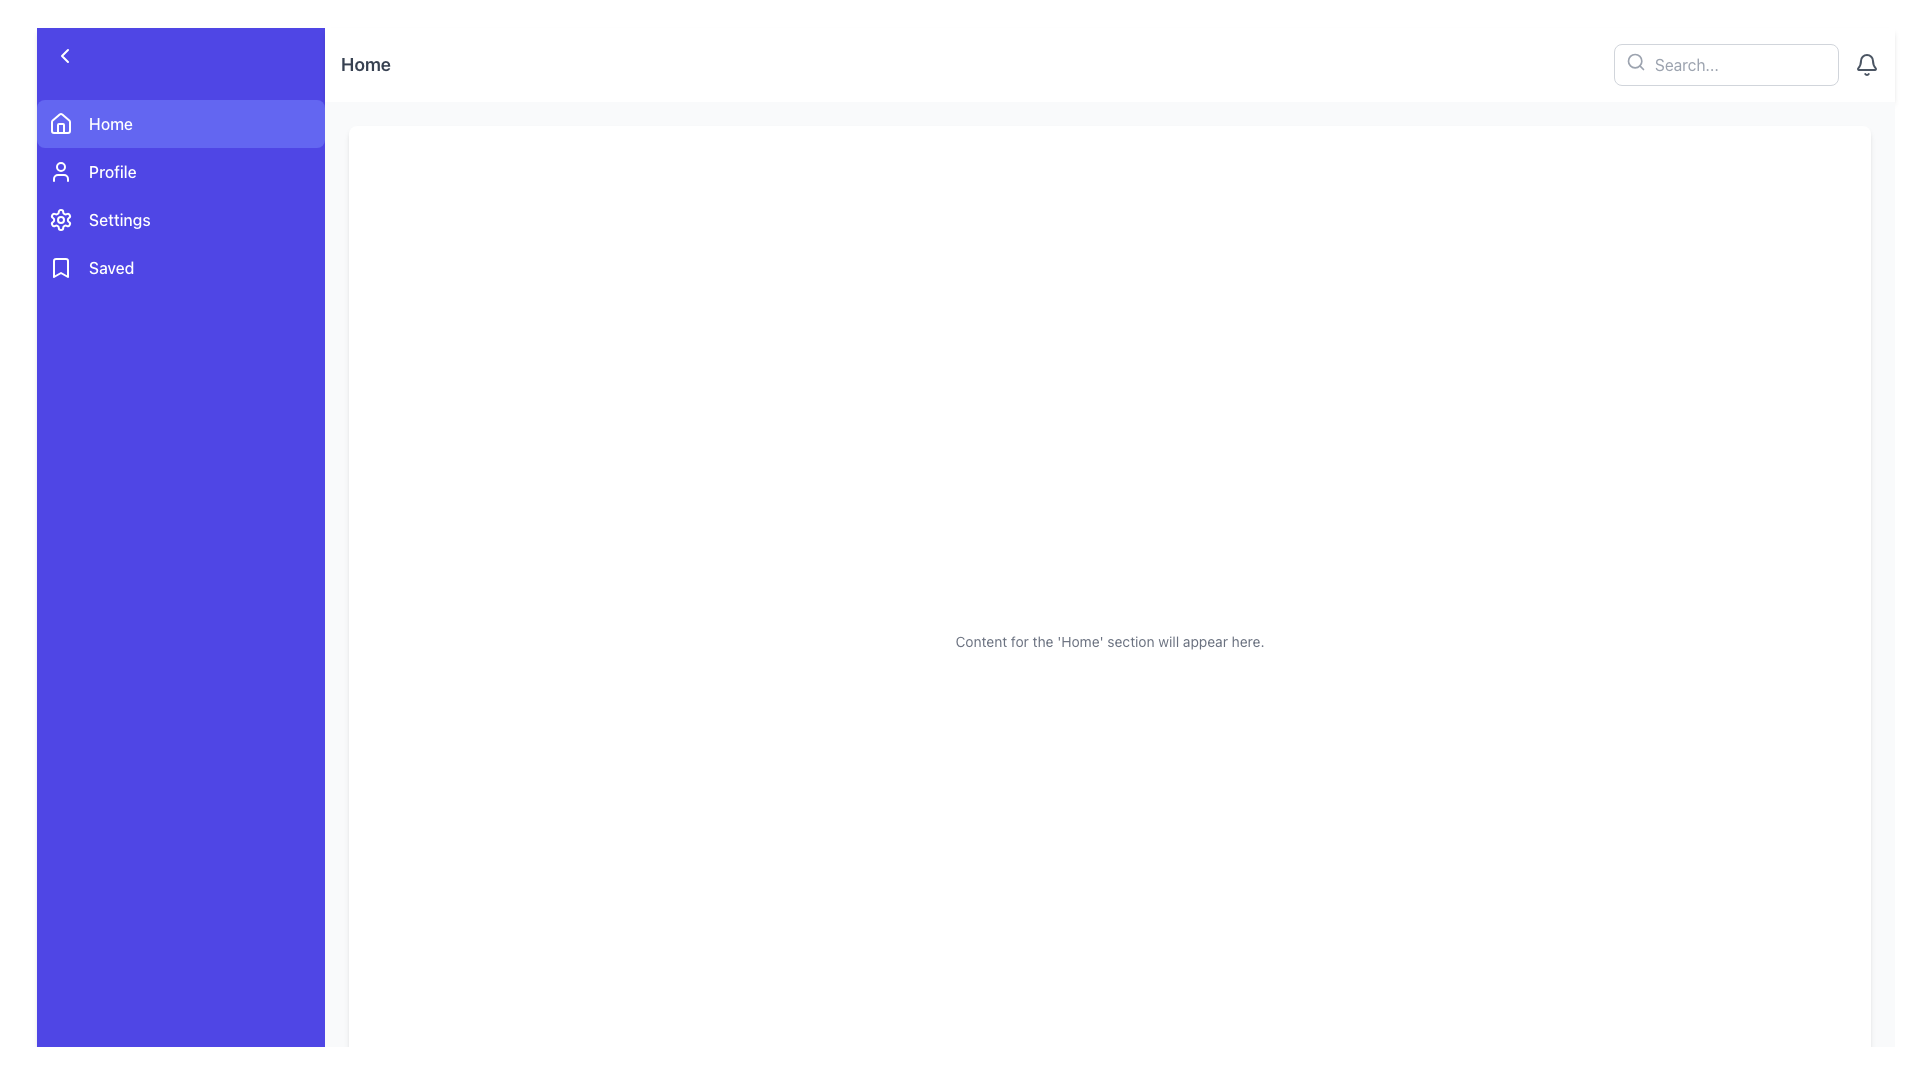 Image resolution: width=1920 pixels, height=1080 pixels. Describe the element at coordinates (1866, 64) in the screenshot. I see `the bell icon at the top-right corner of the interface` at that location.